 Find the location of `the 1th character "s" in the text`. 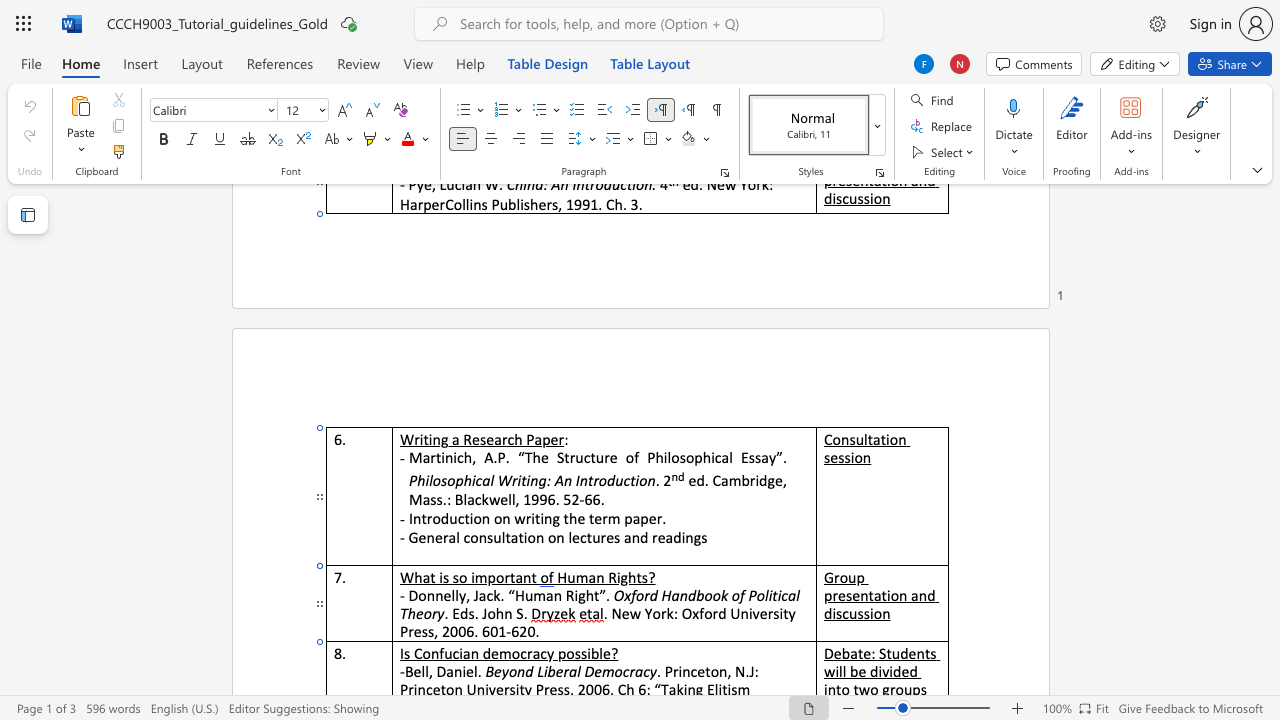

the 1th character "s" in the text is located at coordinates (644, 577).